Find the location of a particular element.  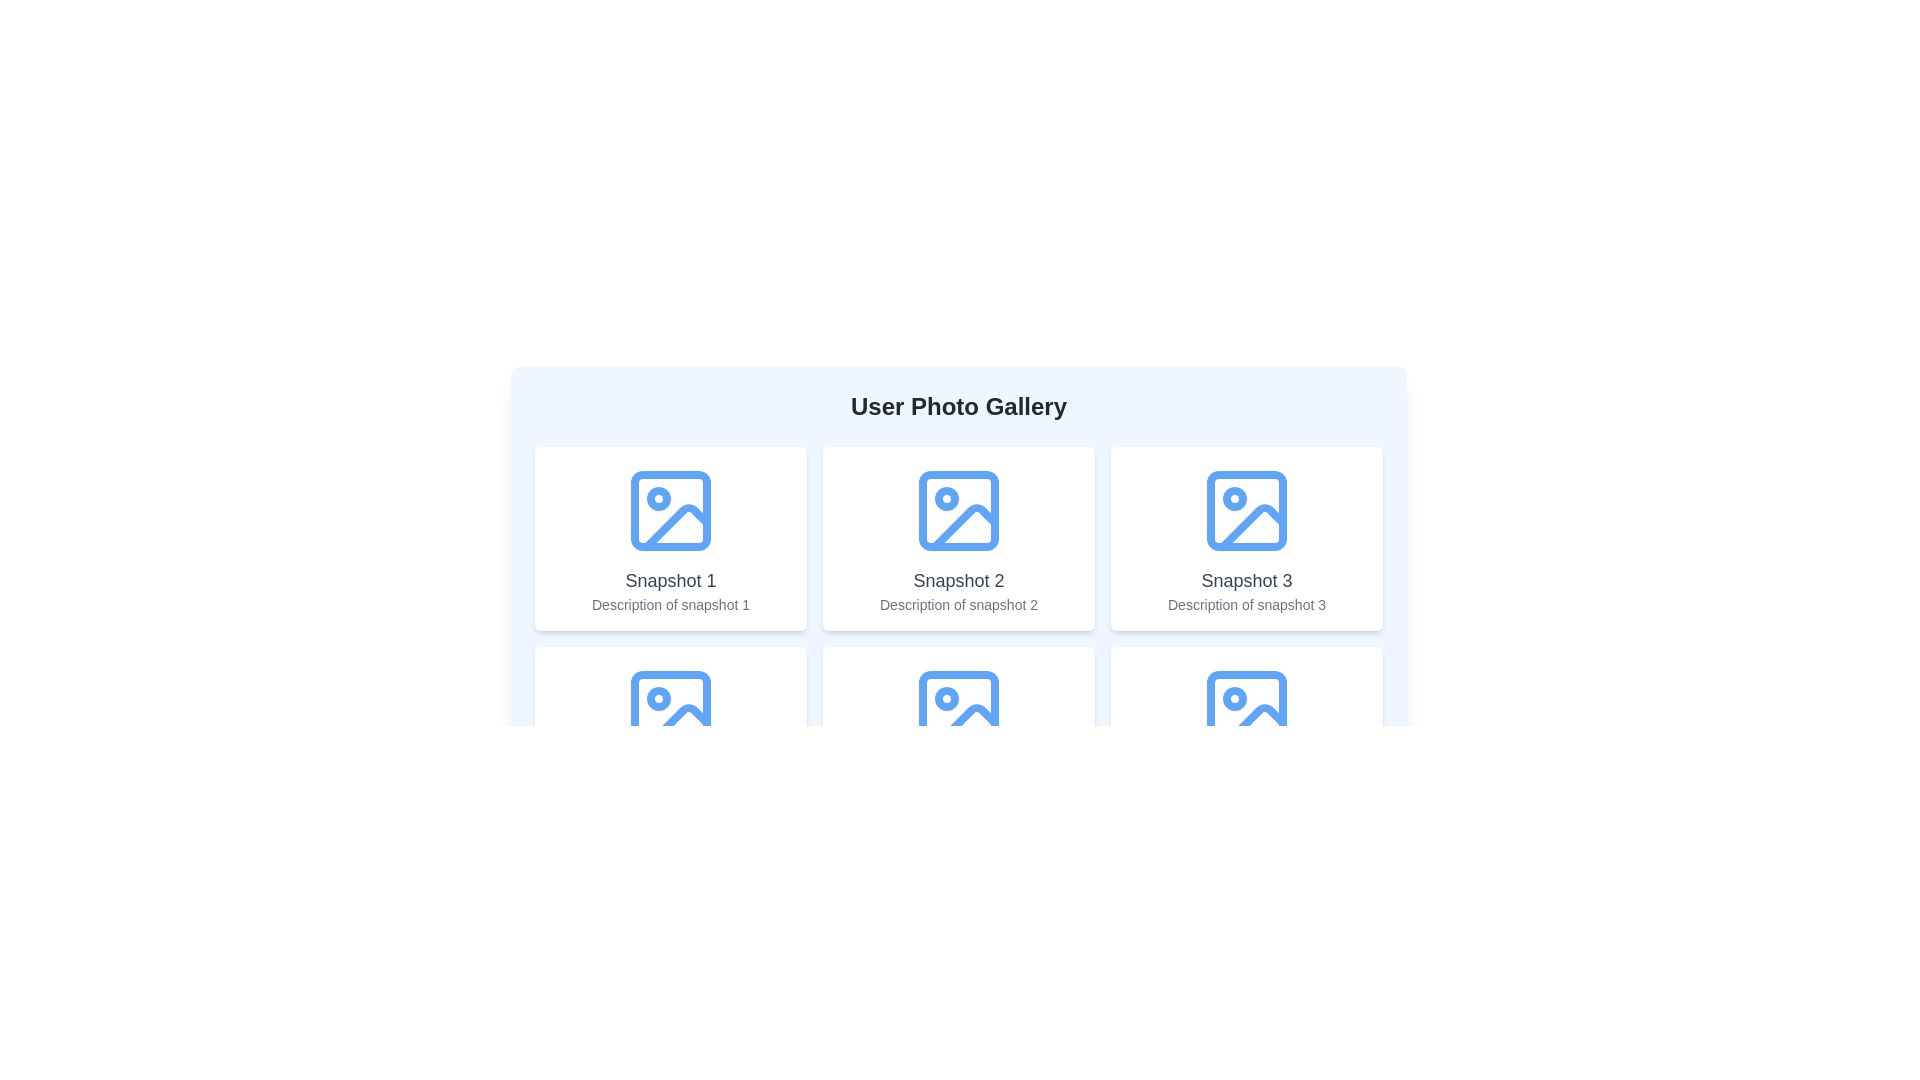

the card labeled 'Snapshot 3', which features a large blue image icon and is positioned is located at coordinates (1246, 538).